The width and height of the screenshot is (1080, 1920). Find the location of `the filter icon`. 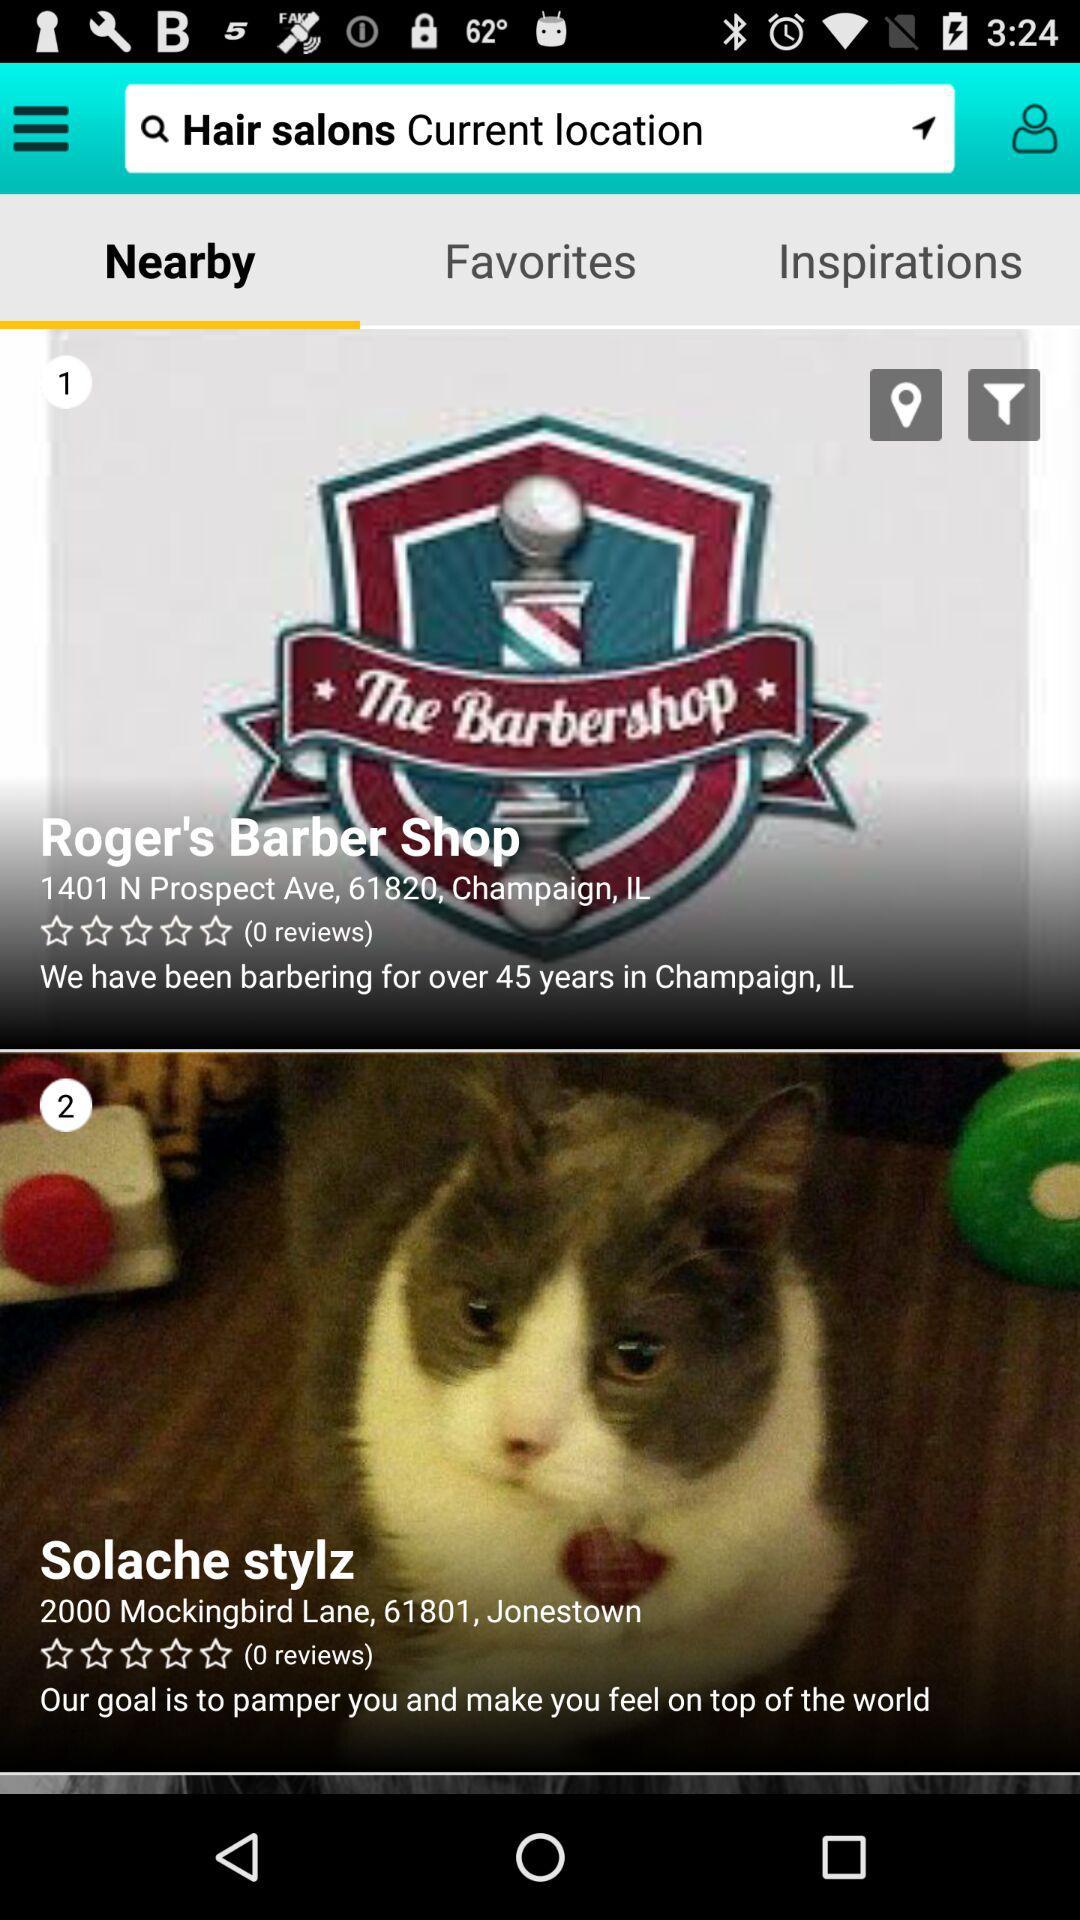

the filter icon is located at coordinates (1004, 432).